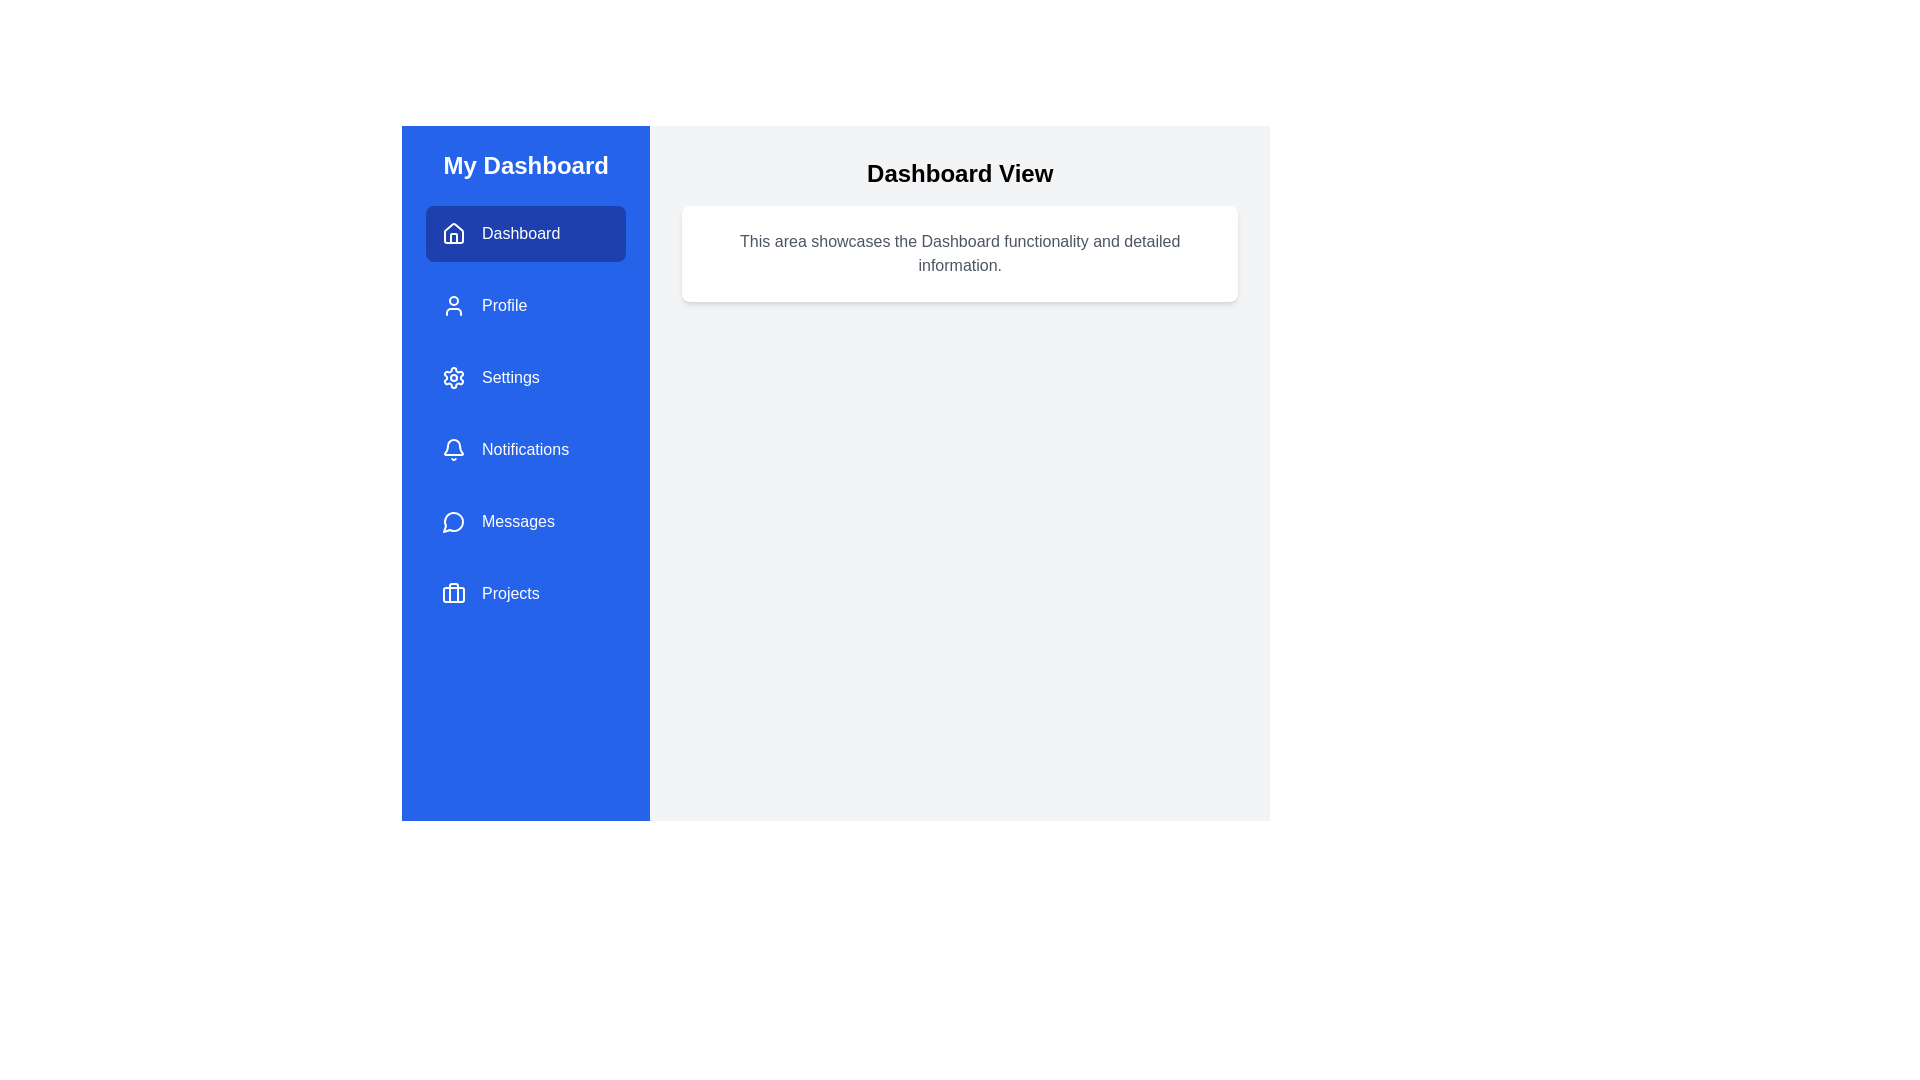  Describe the element at coordinates (526, 233) in the screenshot. I see `the menu item labeled Dashboard to navigate to its associated view` at that location.